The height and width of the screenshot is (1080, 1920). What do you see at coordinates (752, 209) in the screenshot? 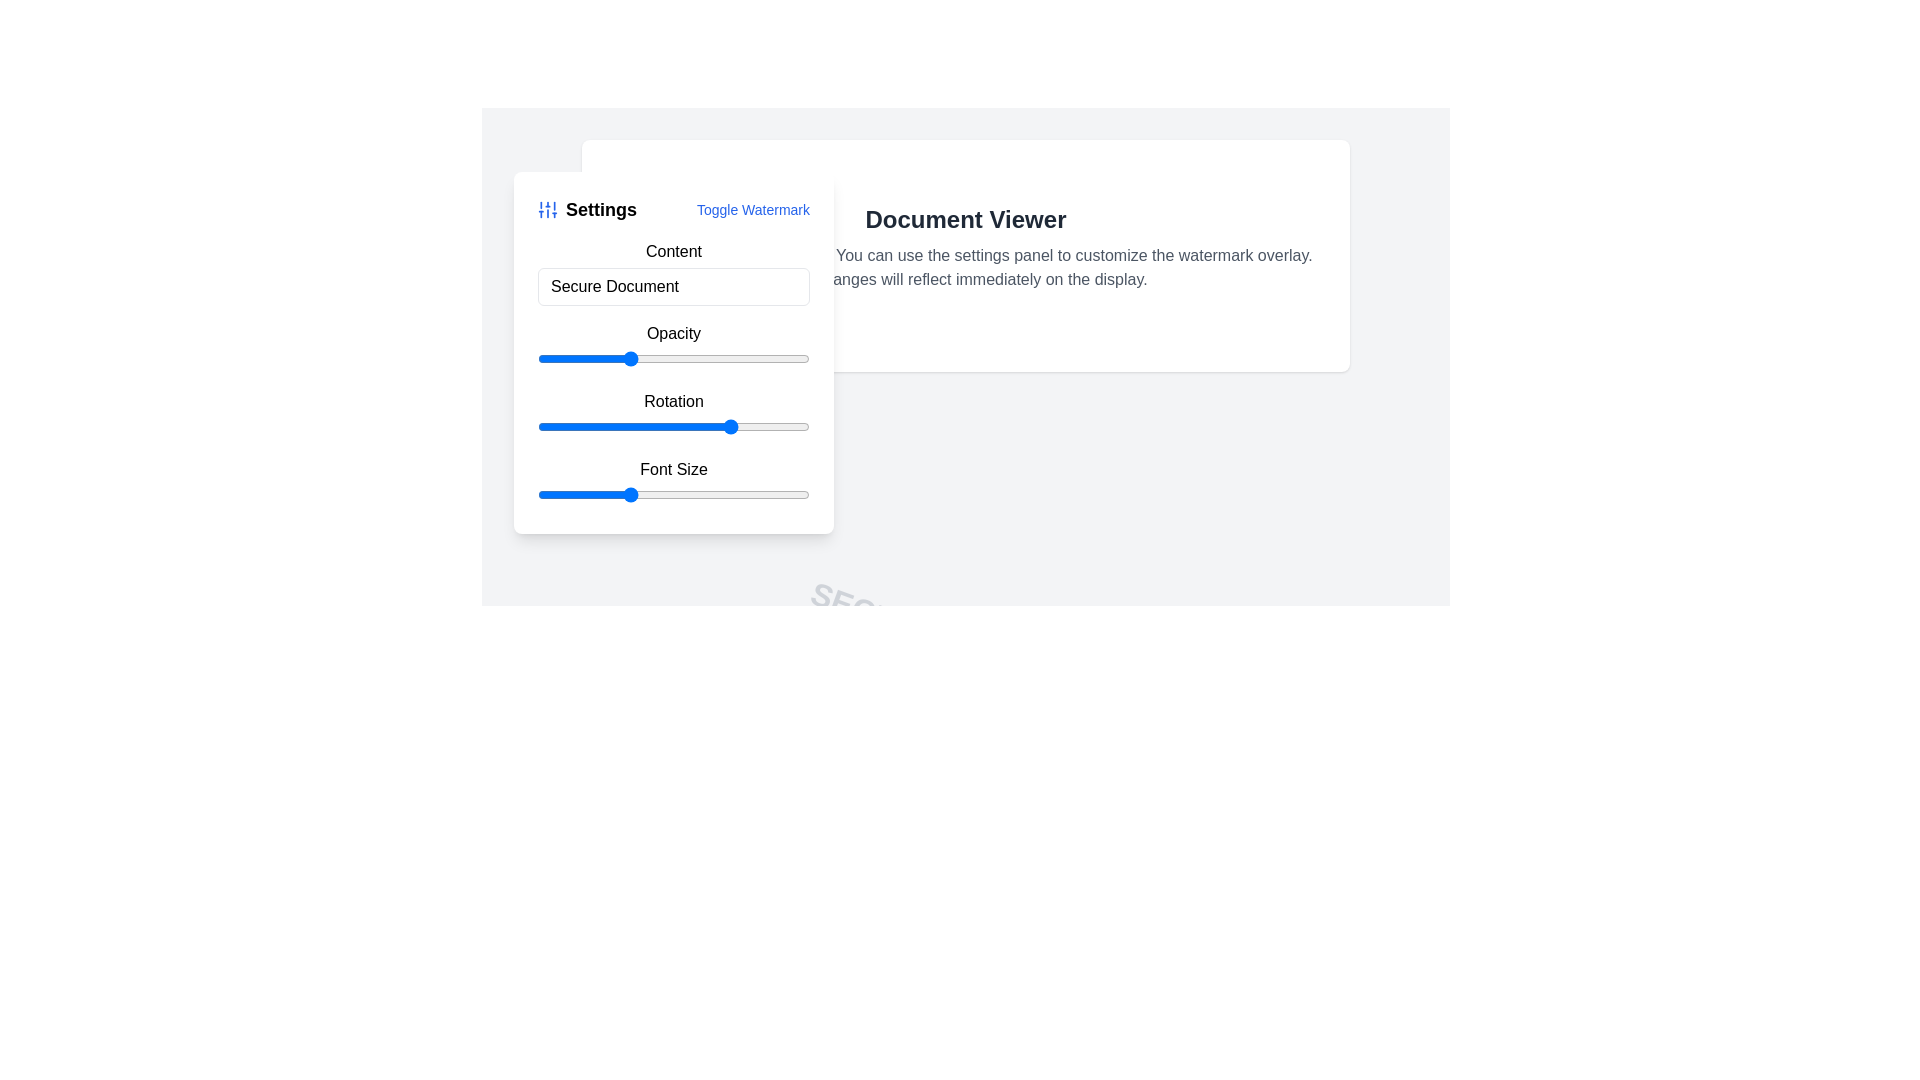
I see `the clickable text link reading 'Toggle Watermark', which is styled in a small blue font with an underline hover effect, located at the top-right of the settings panel header` at bounding box center [752, 209].